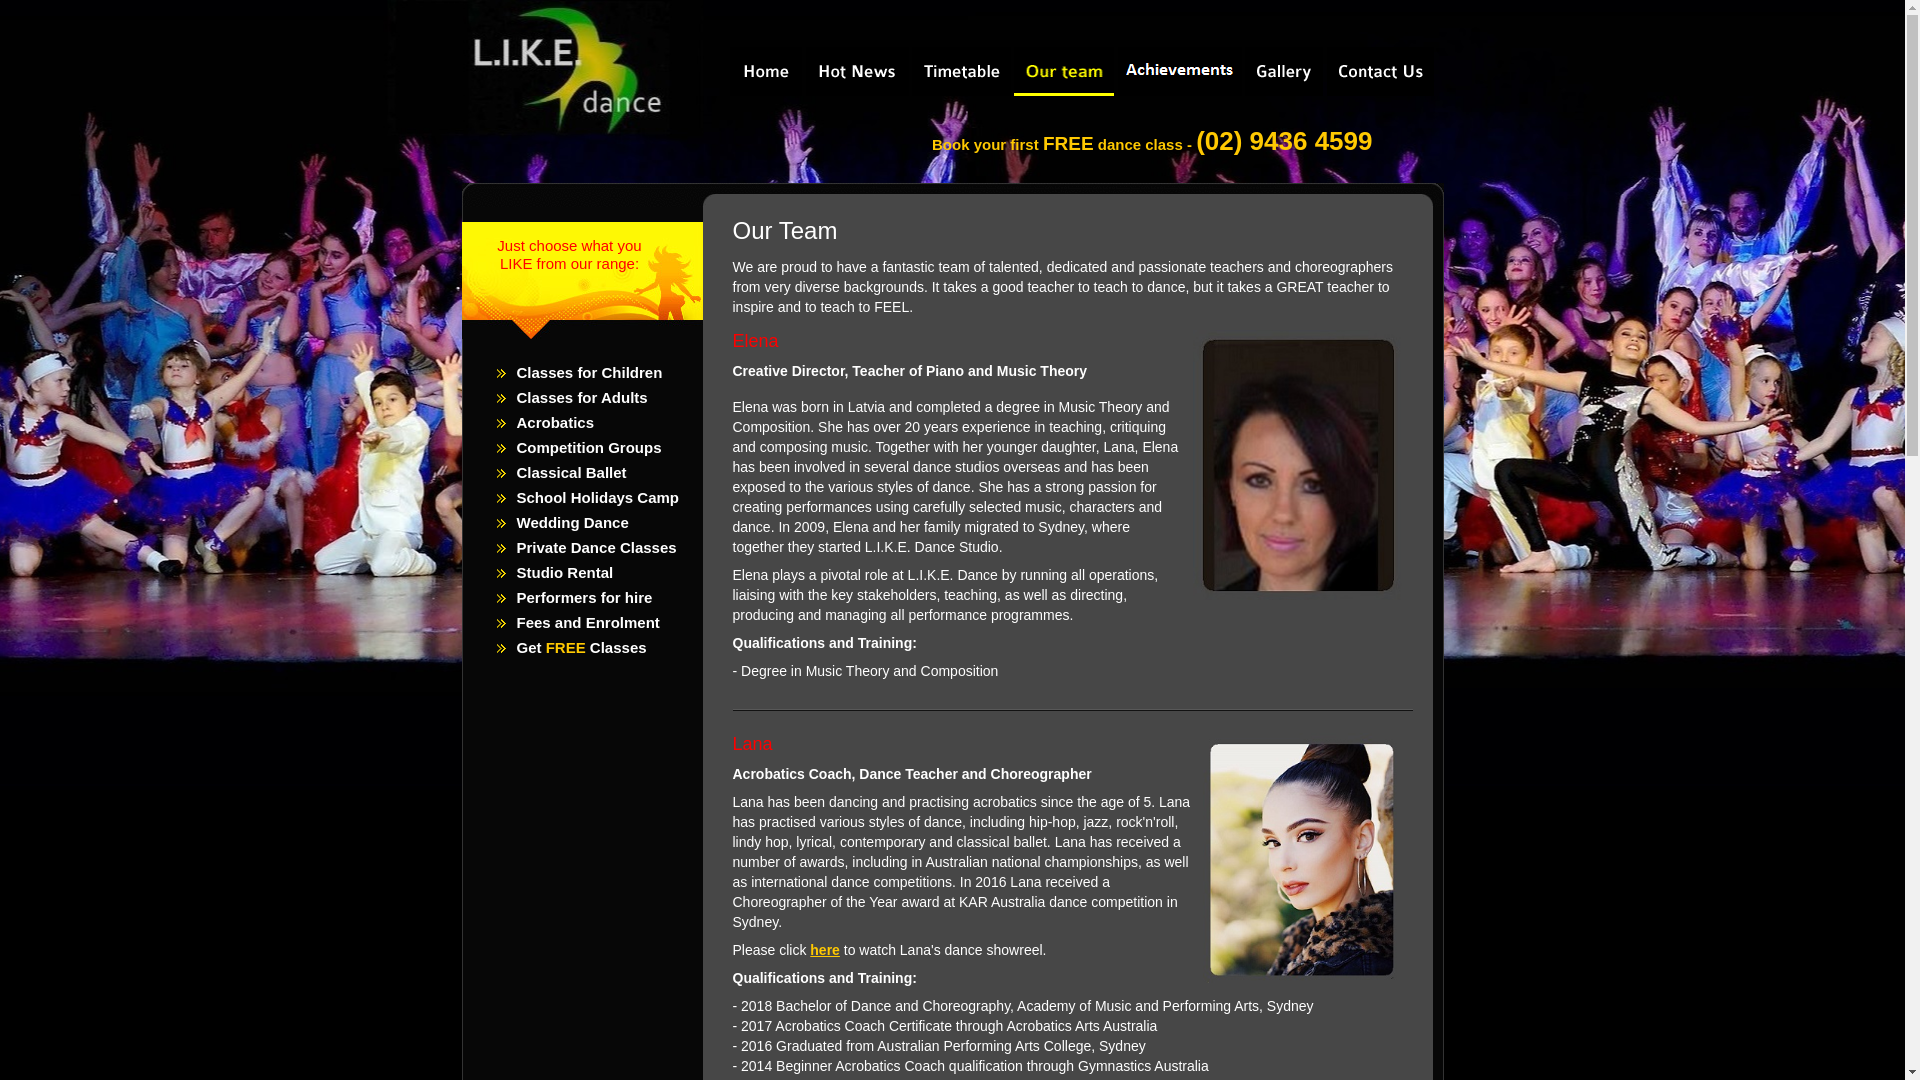 Image resolution: width=1920 pixels, height=1080 pixels. I want to click on 'here', so click(825, 948).